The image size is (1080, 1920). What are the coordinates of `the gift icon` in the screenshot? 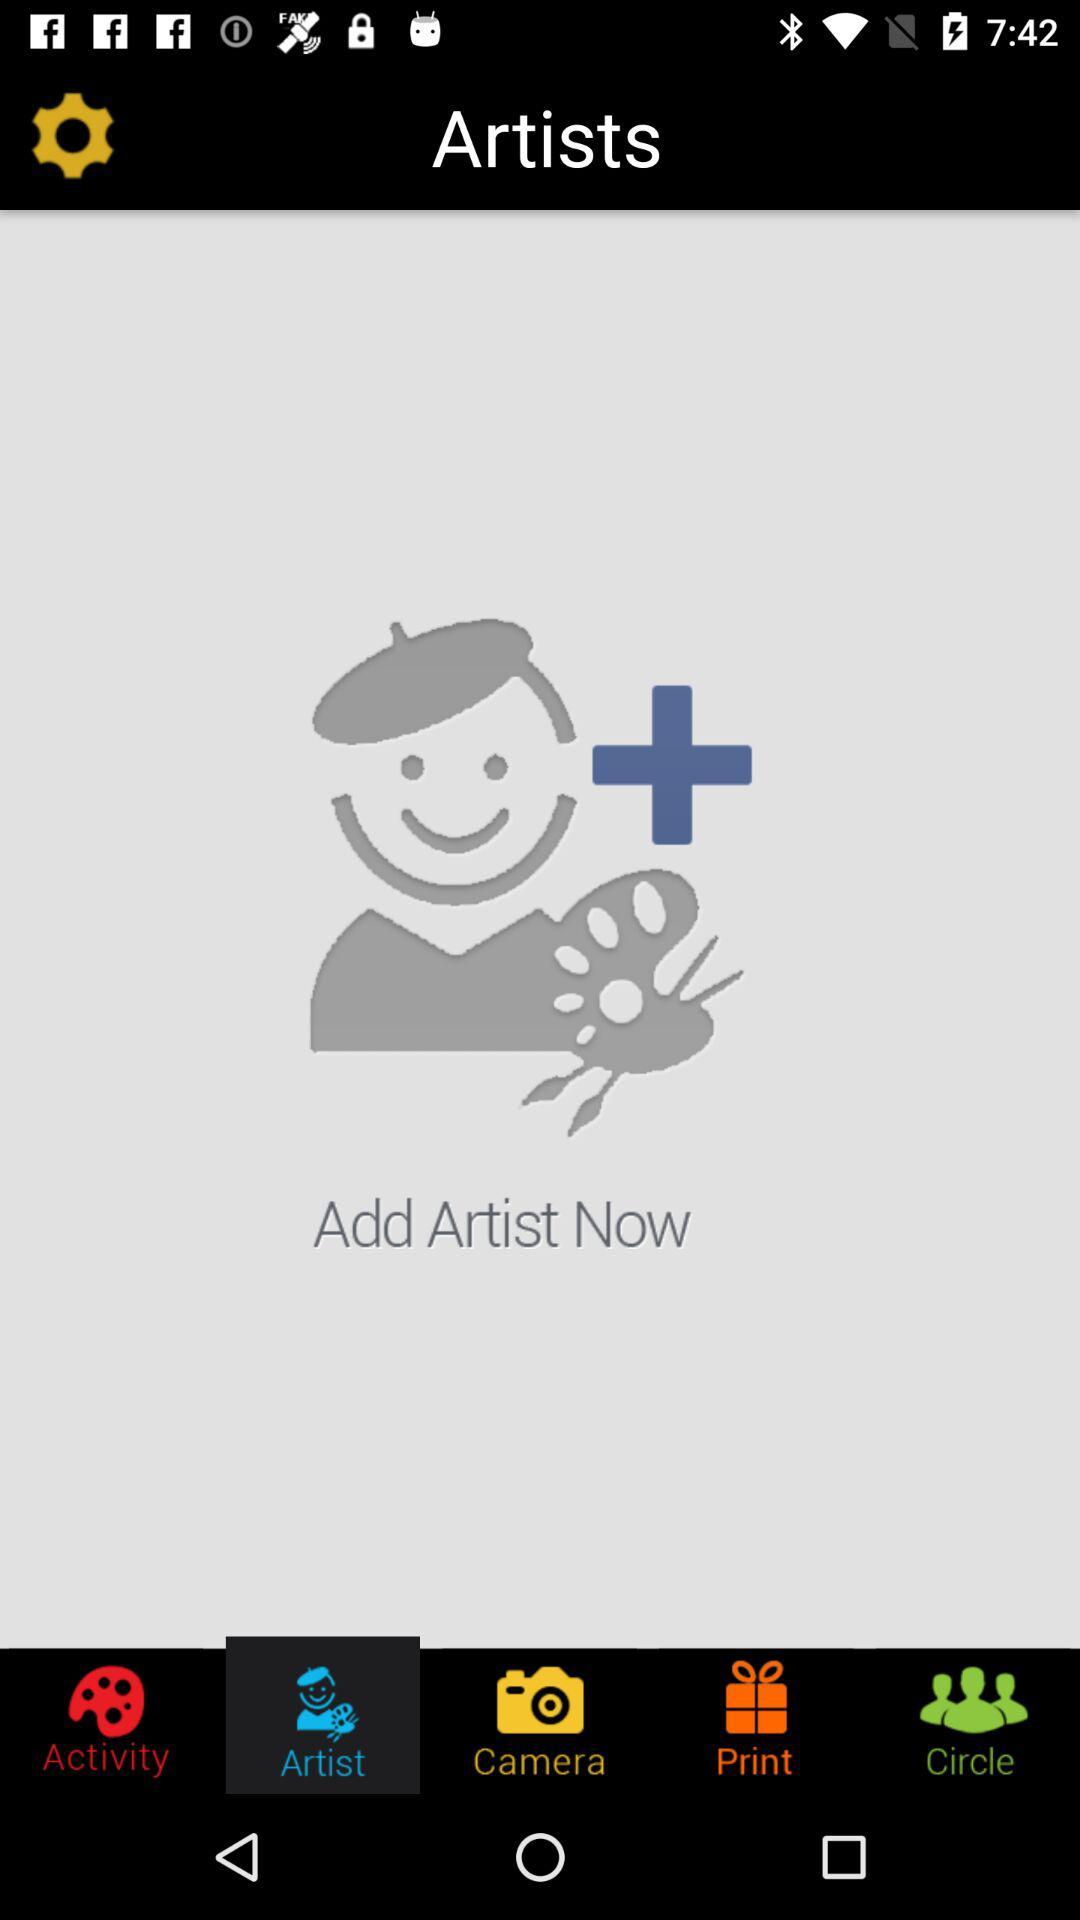 It's located at (756, 1714).